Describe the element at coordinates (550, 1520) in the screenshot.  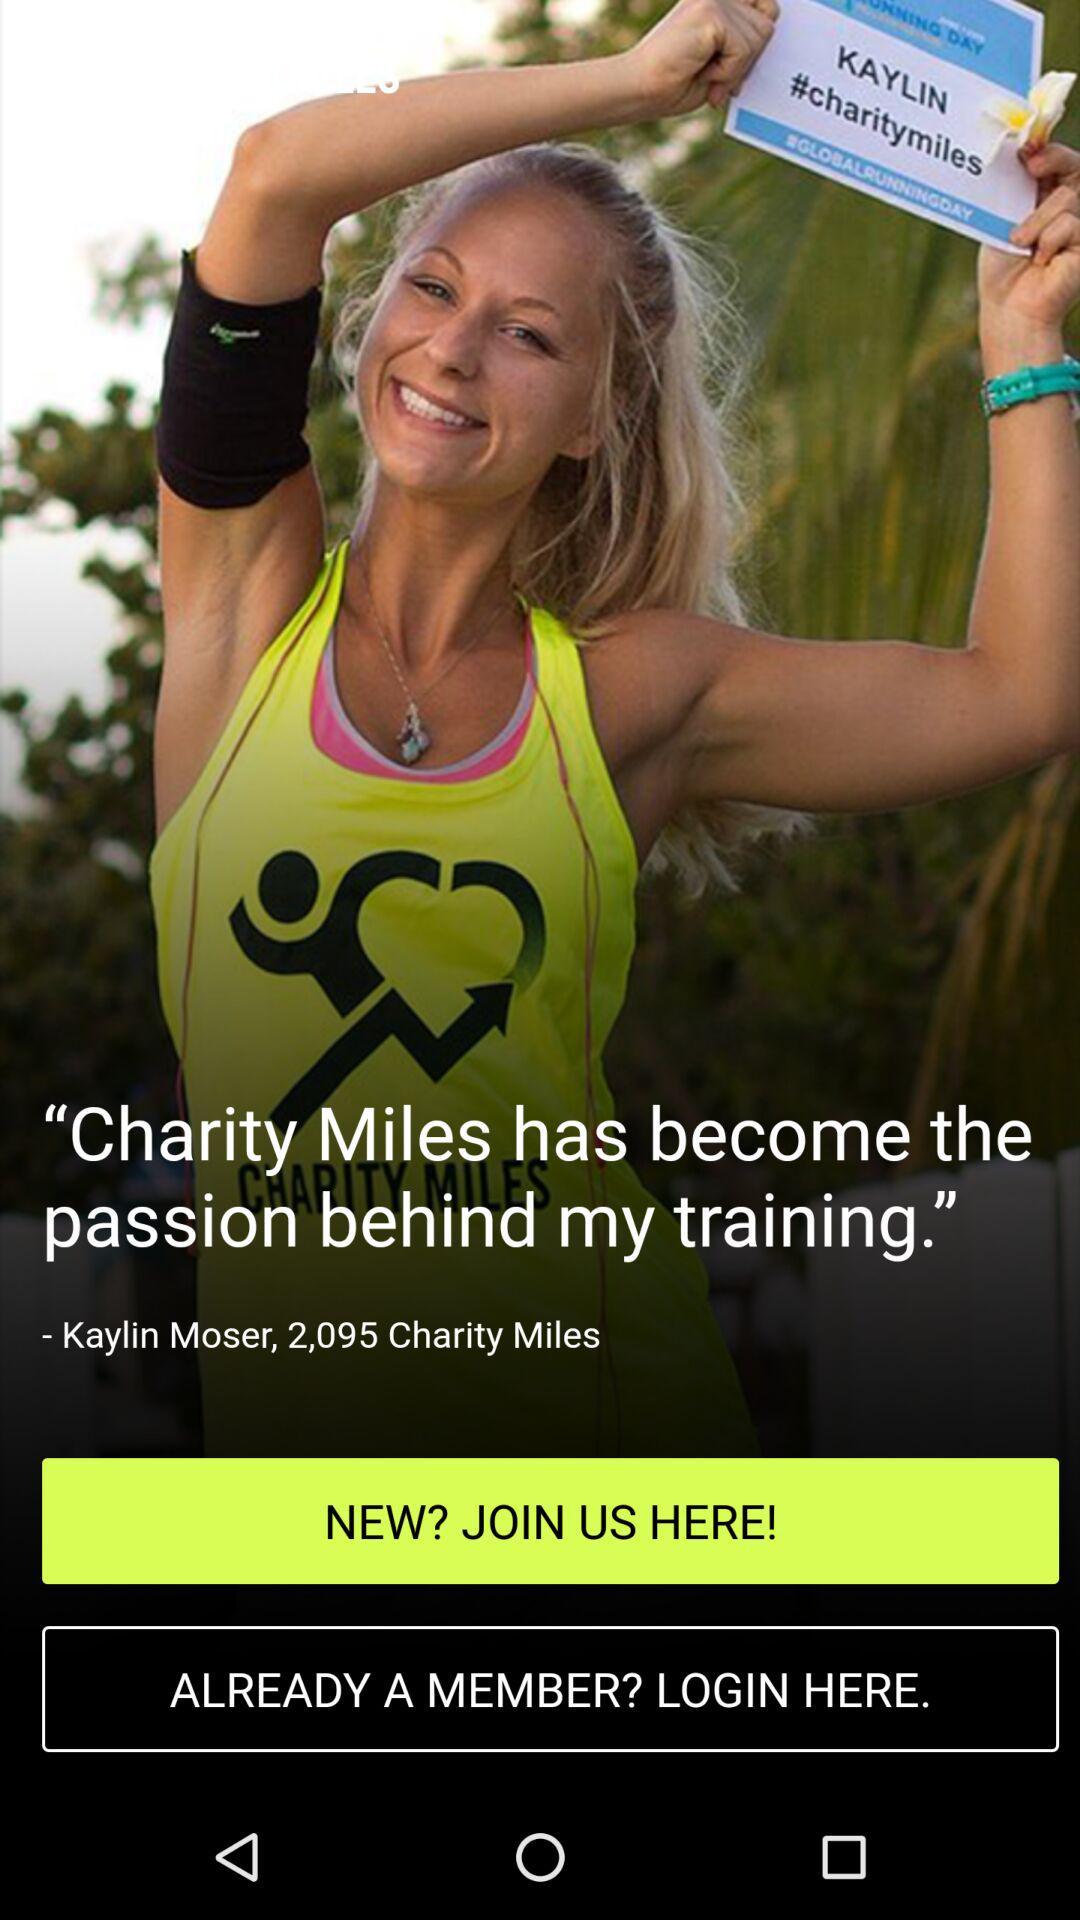
I see `new join us` at that location.